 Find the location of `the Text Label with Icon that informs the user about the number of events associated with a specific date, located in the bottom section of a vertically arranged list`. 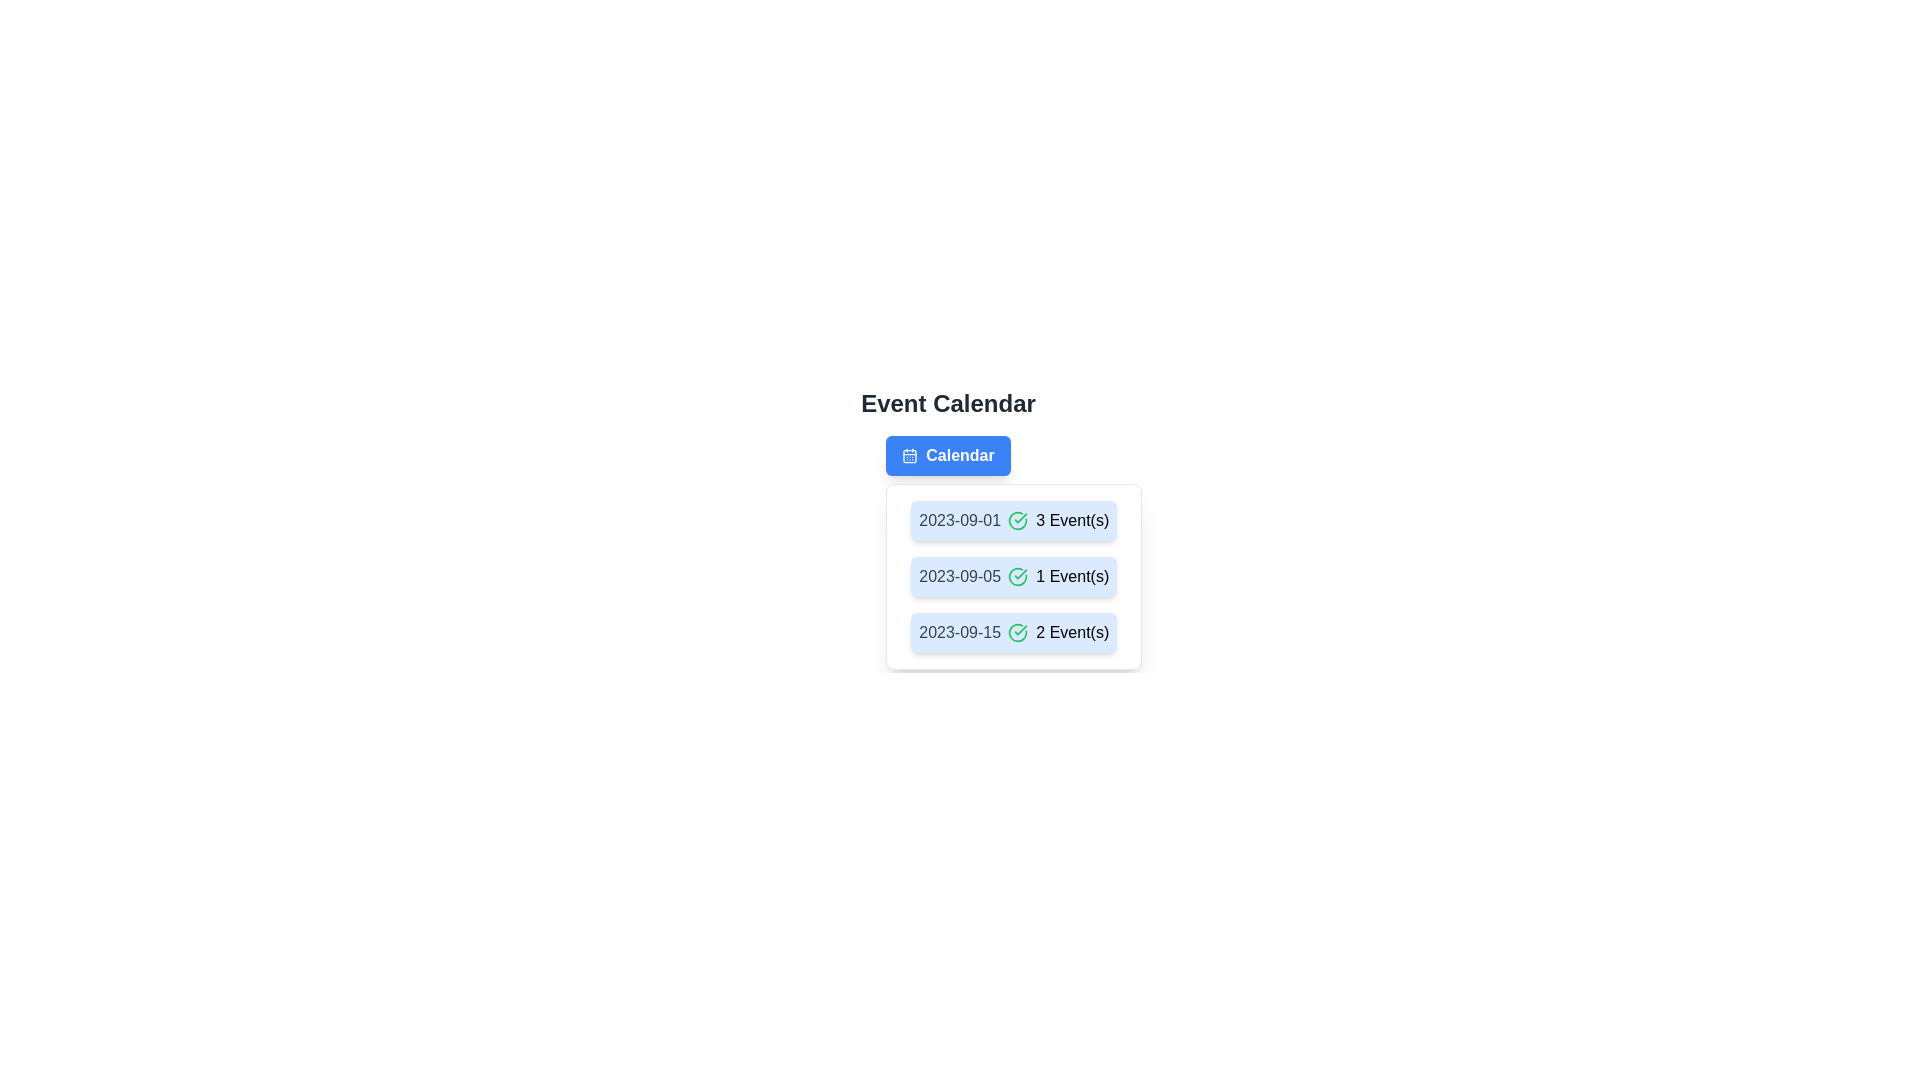

the Text Label with Icon that informs the user about the number of events associated with a specific date, located in the bottom section of a vertically arranged list is located at coordinates (1057, 632).